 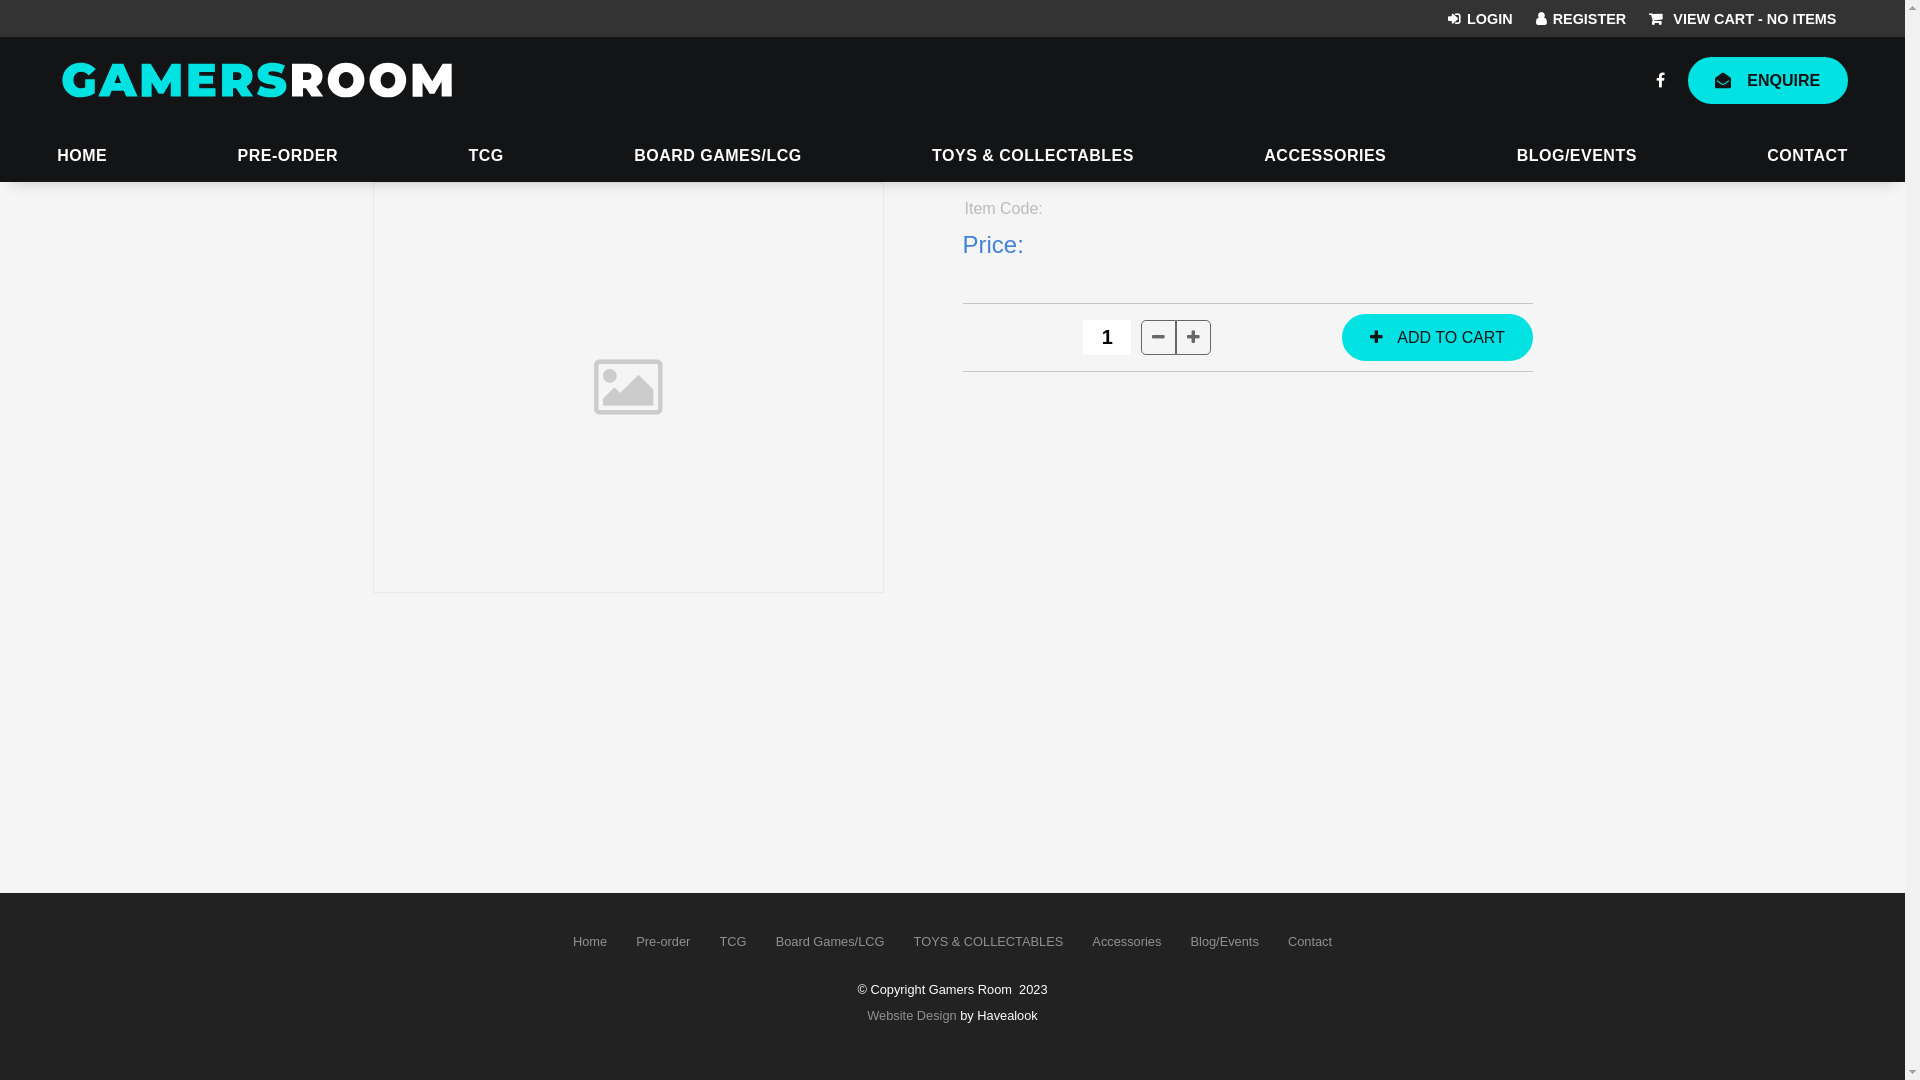 What do you see at coordinates (1032, 156) in the screenshot?
I see `'TOYS & COLLECTABLES'` at bounding box center [1032, 156].